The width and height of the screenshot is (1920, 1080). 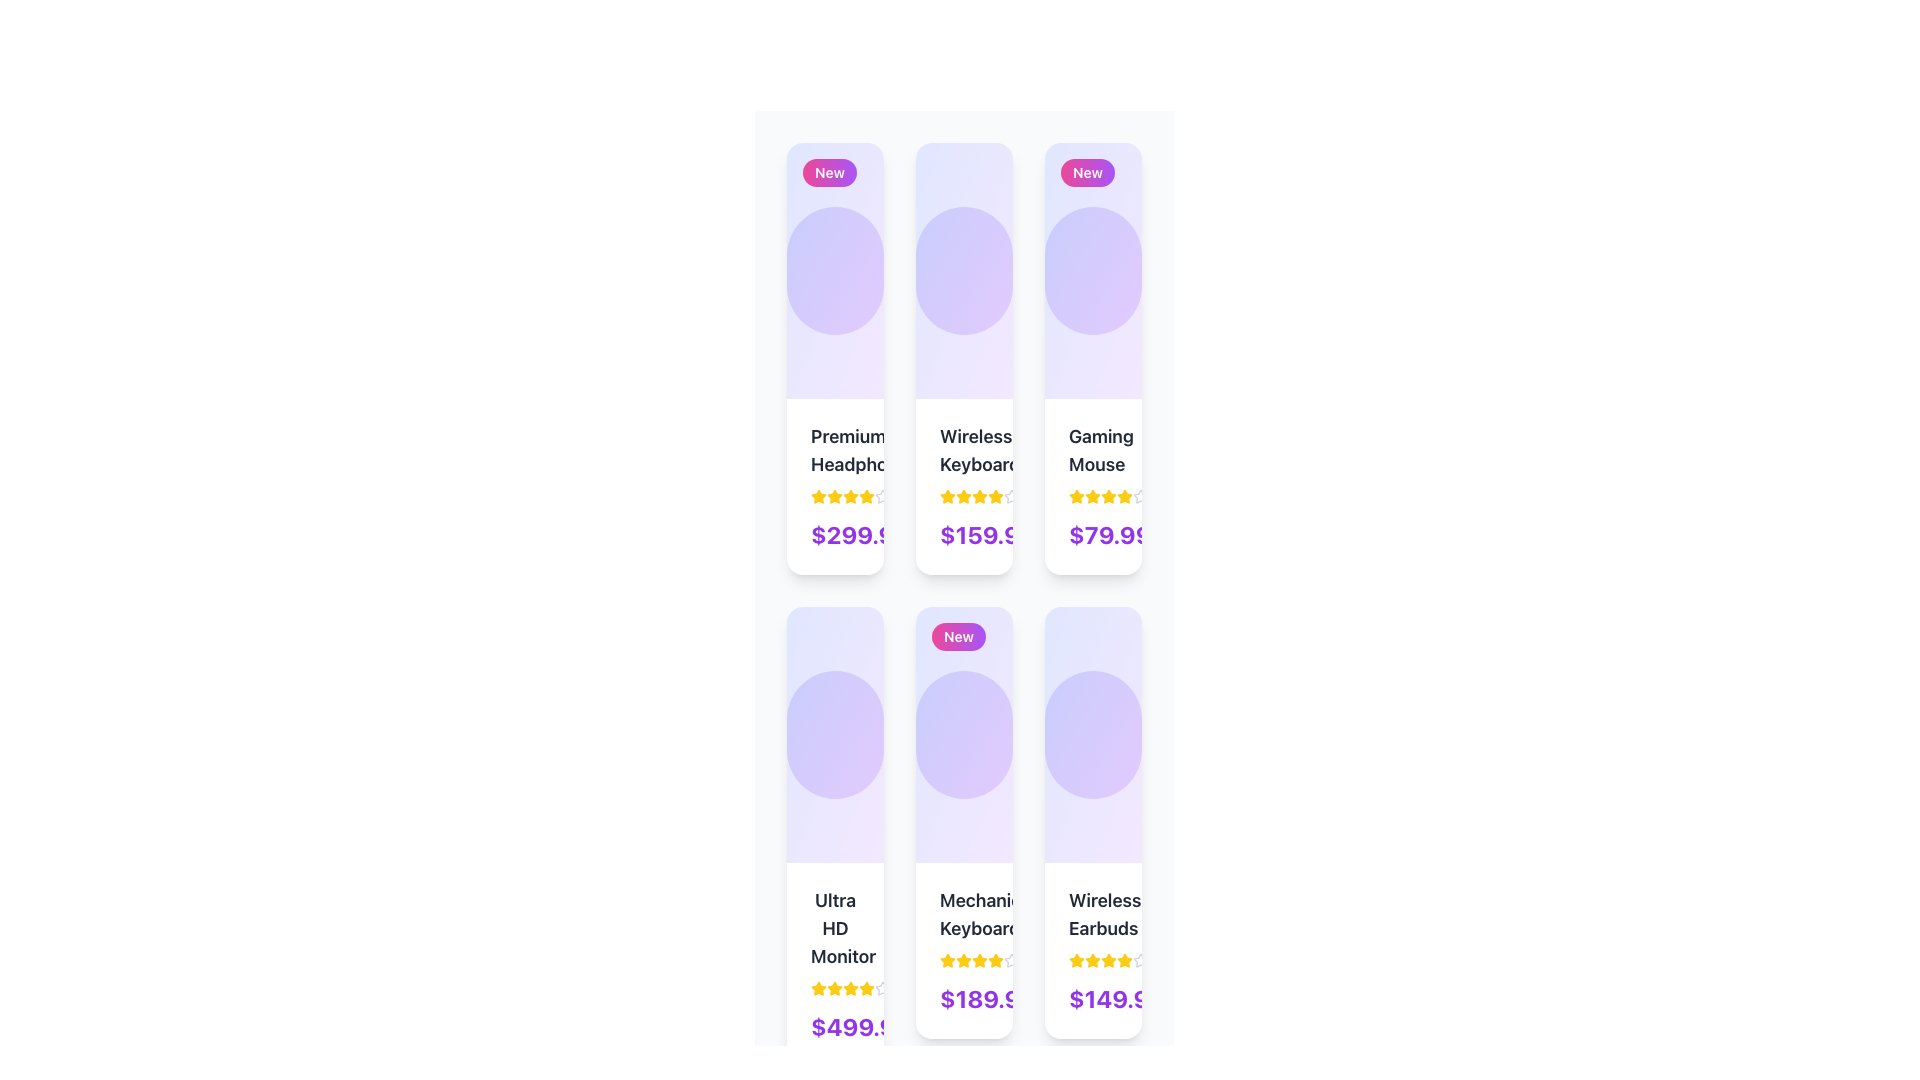 What do you see at coordinates (1107, 959) in the screenshot?
I see `the fifth star icon indicating the rating for the 'Wireless Earbuds' product located at the bottom section of the product card` at bounding box center [1107, 959].